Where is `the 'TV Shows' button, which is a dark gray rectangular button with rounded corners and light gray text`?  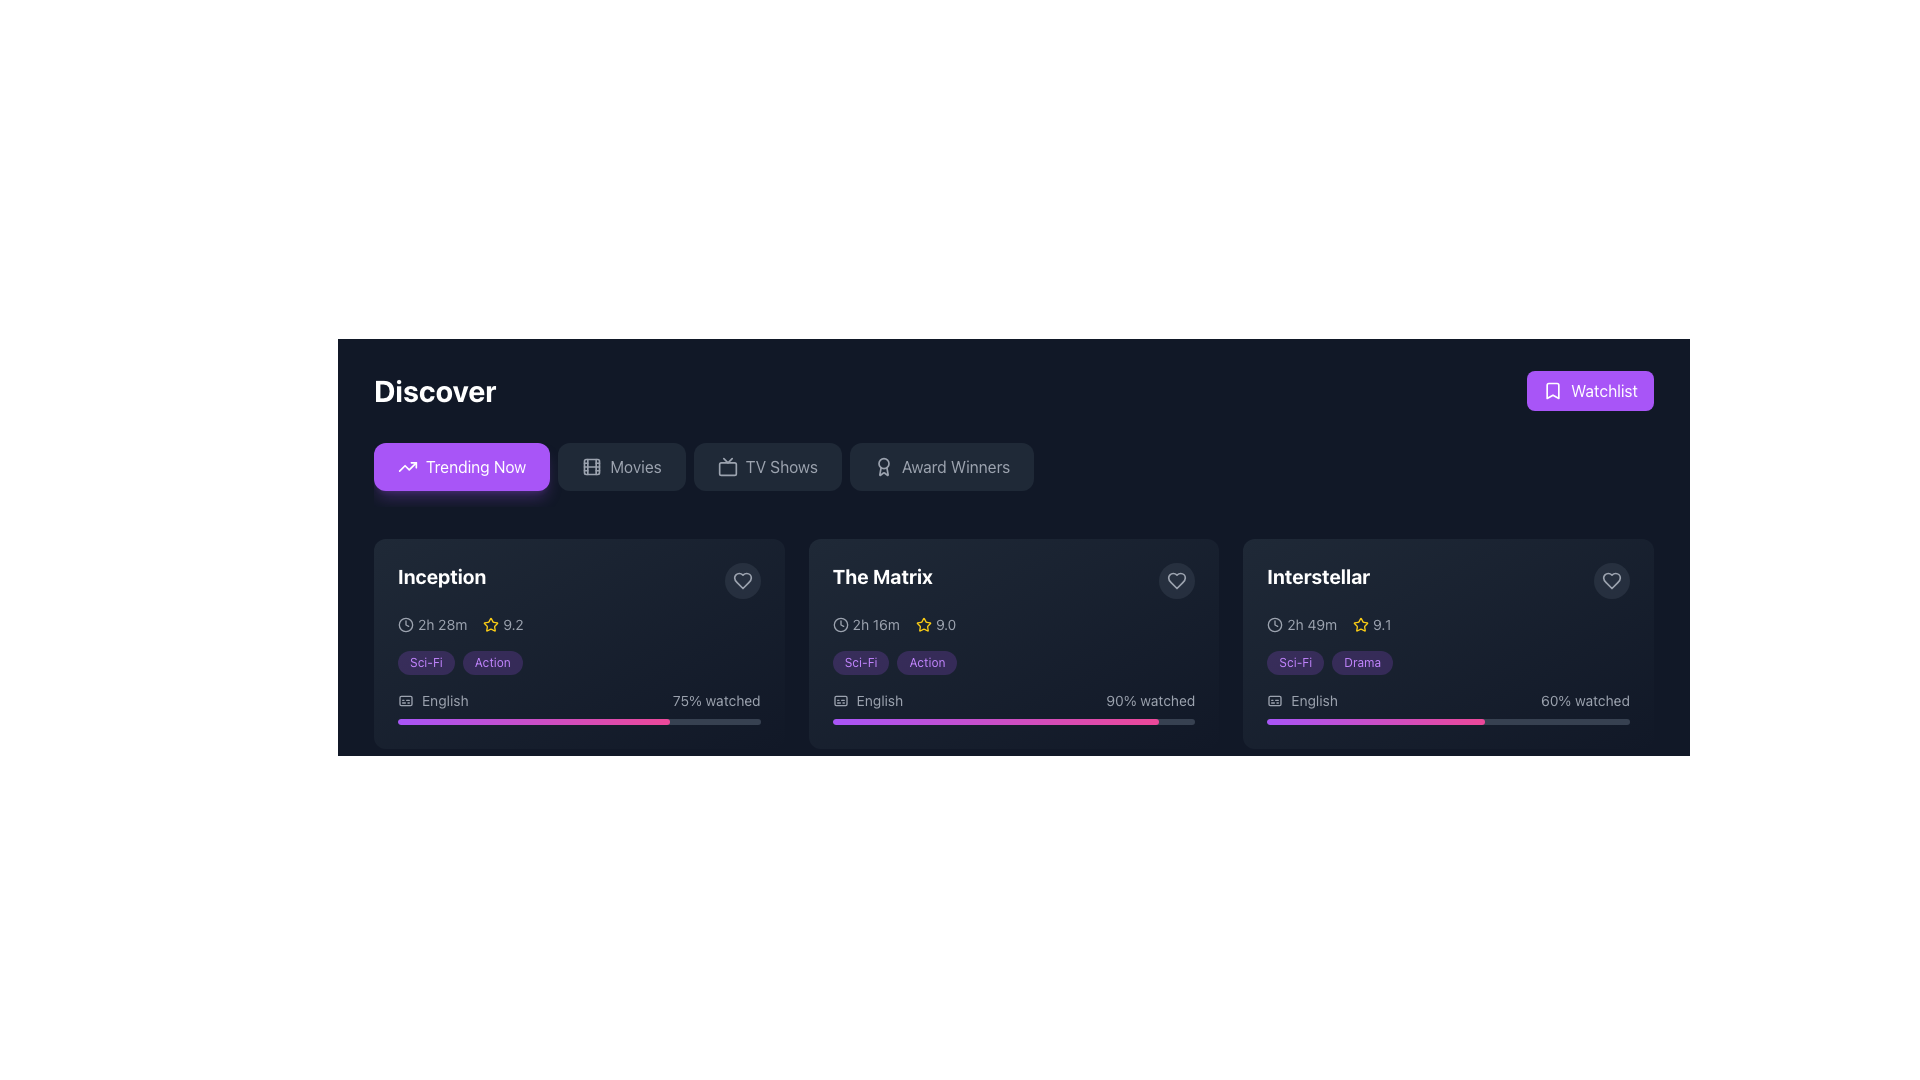
the 'TV Shows' button, which is a dark gray rectangular button with rounded corners and light gray text is located at coordinates (766, 466).